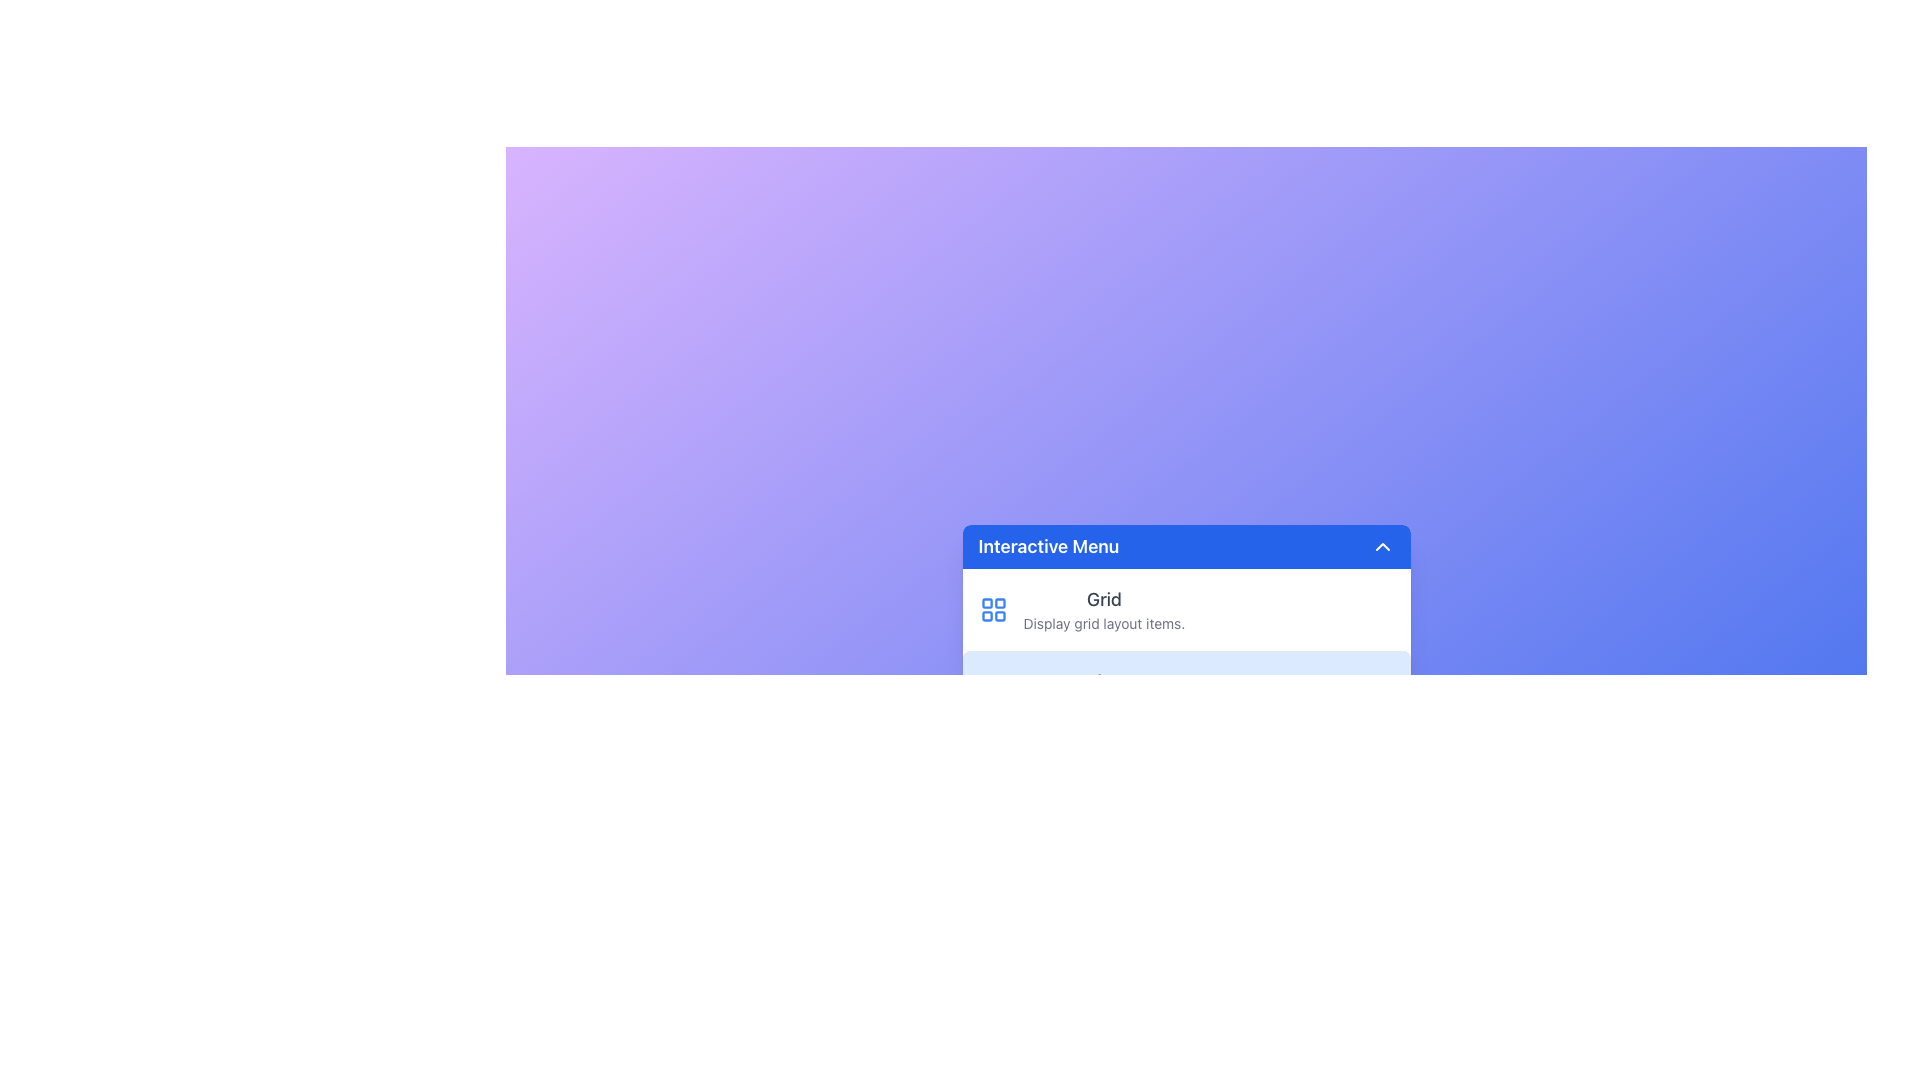 The height and width of the screenshot is (1080, 1920). I want to click on the static label 'Interactive Menu' located in the top-left section of the header bar of the pop-up menu, so click(1047, 547).